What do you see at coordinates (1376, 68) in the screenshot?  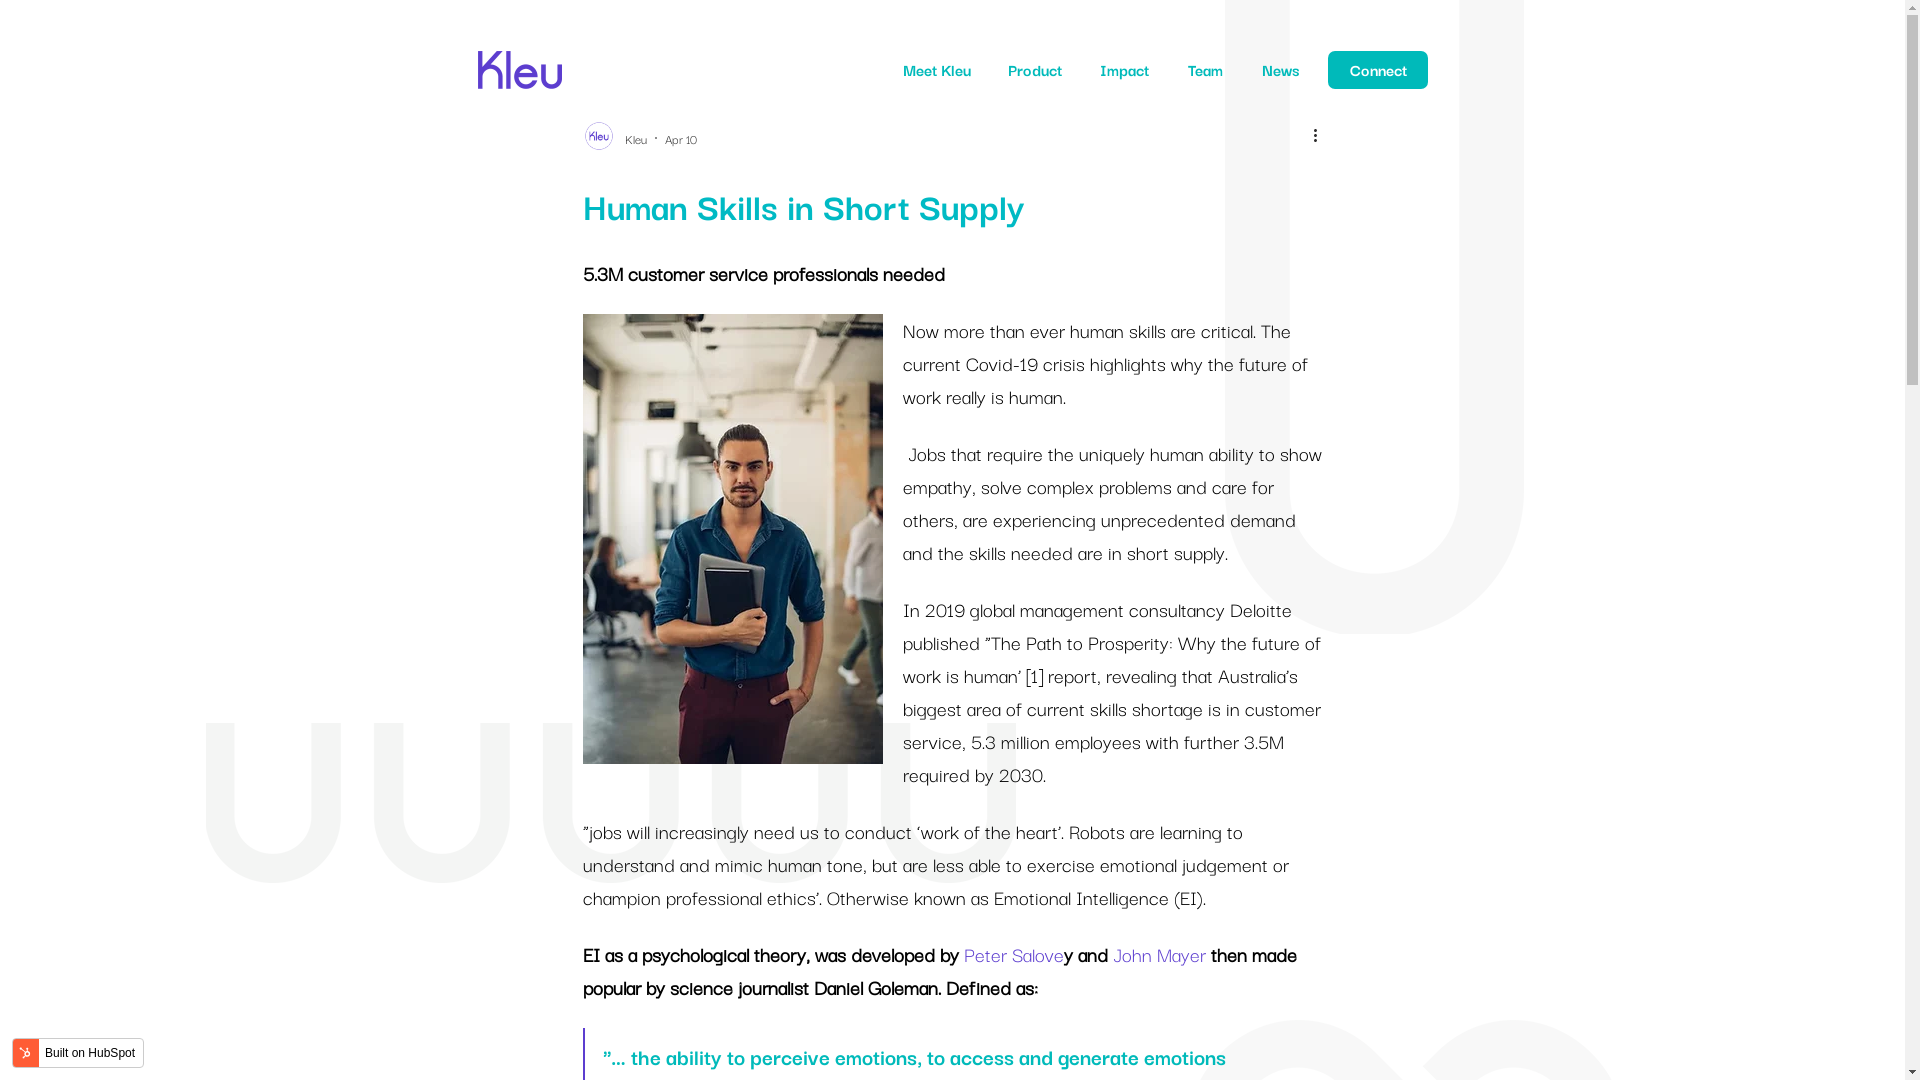 I see `'Connect'` at bounding box center [1376, 68].